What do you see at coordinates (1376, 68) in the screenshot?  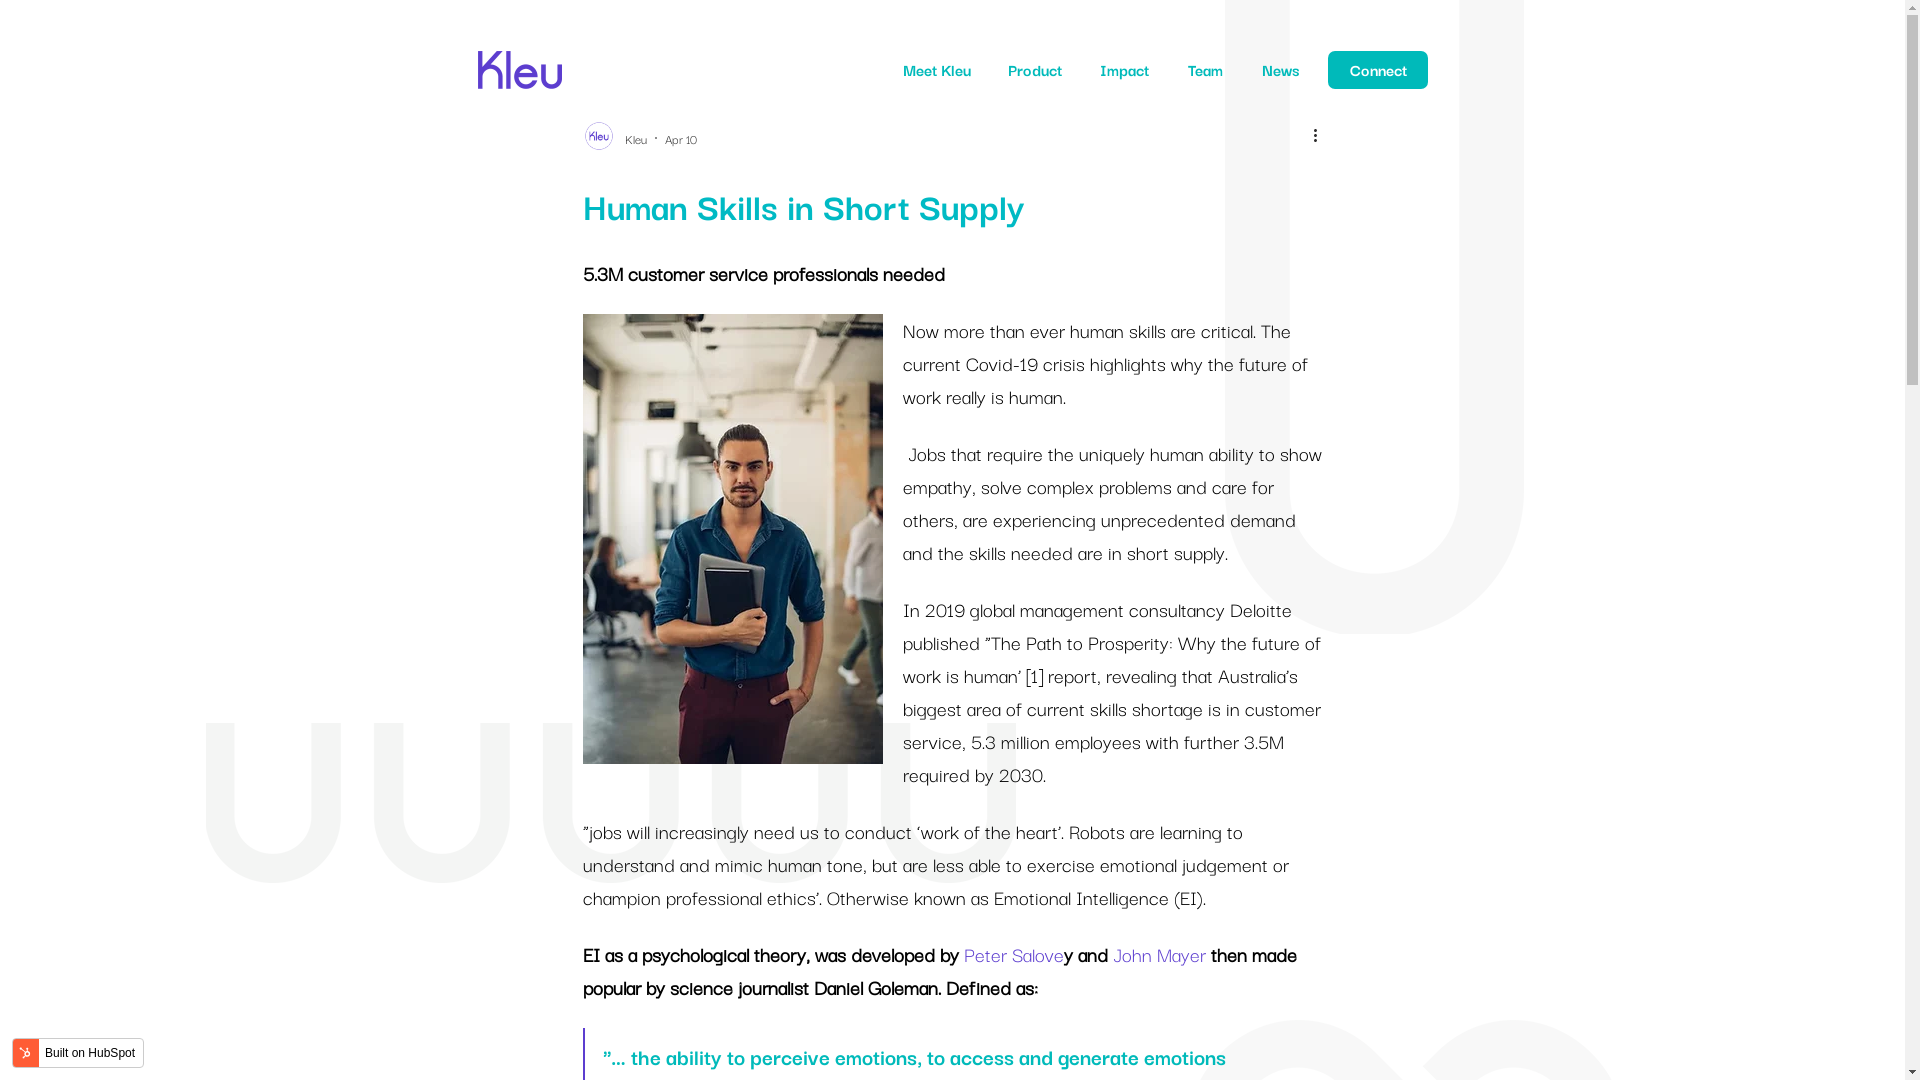 I see `'Connect'` at bounding box center [1376, 68].